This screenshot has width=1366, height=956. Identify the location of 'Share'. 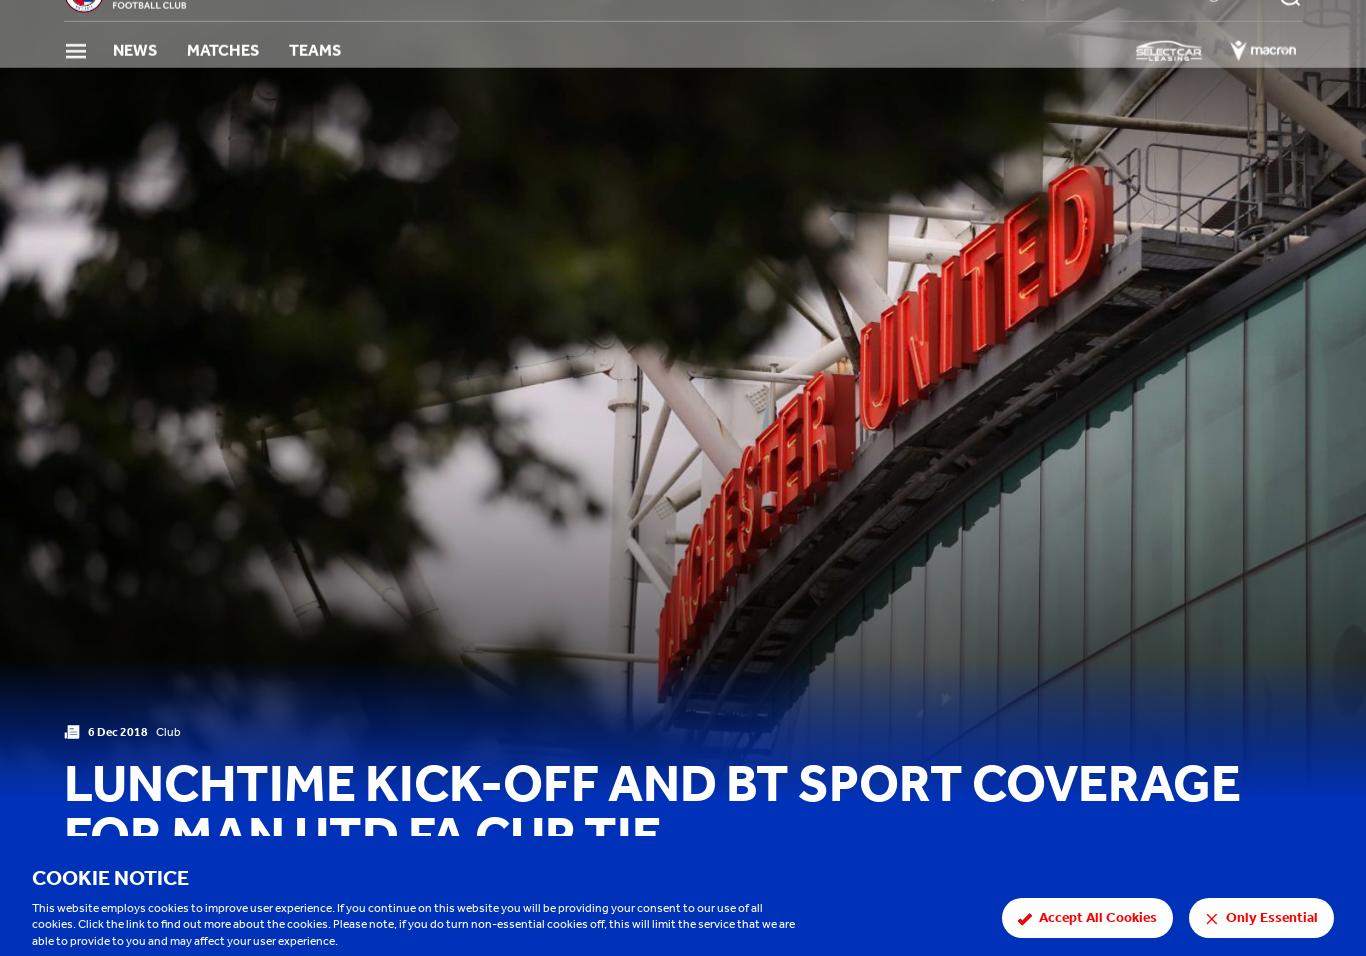
(1206, 929).